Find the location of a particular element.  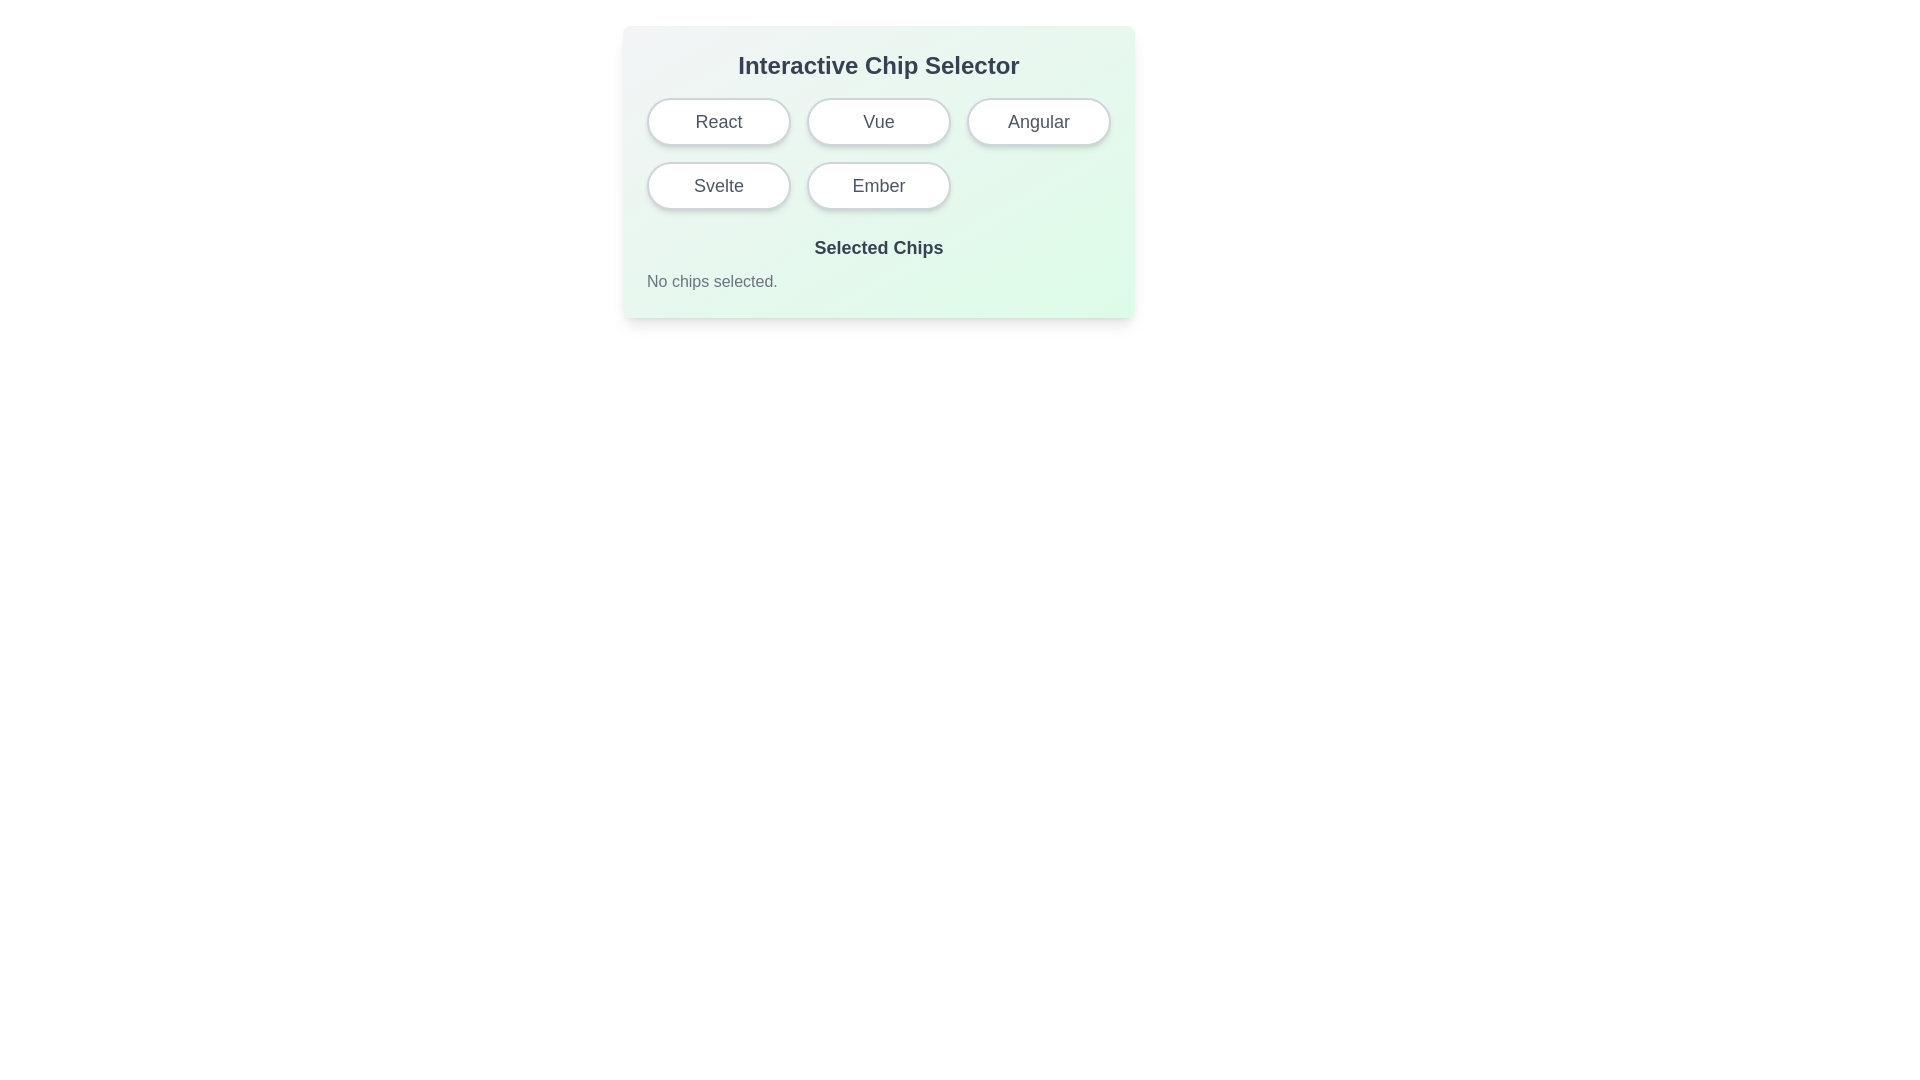

the 'React' button, which is a rounded rectangular button with gray text on a white background, located at the top-left of the grid layout is located at coordinates (719, 122).